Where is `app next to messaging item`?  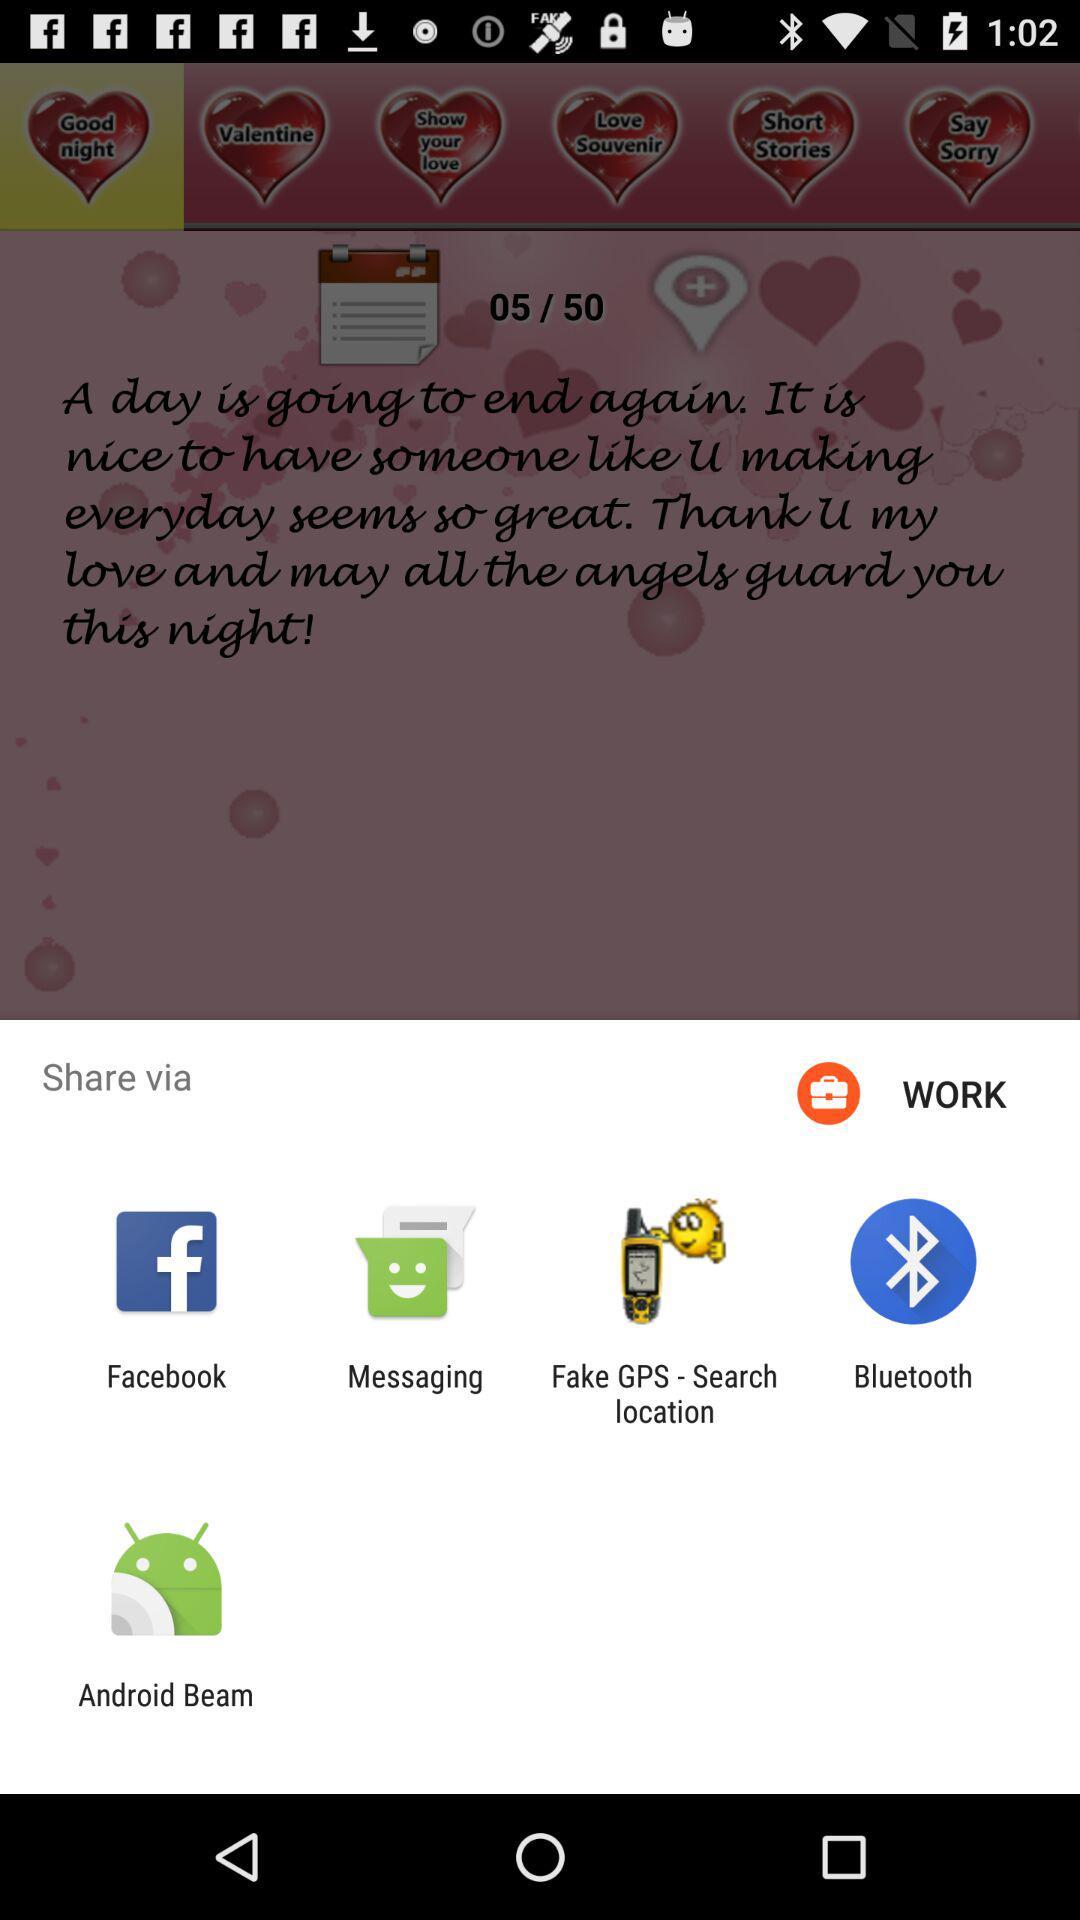 app next to messaging item is located at coordinates (165, 1392).